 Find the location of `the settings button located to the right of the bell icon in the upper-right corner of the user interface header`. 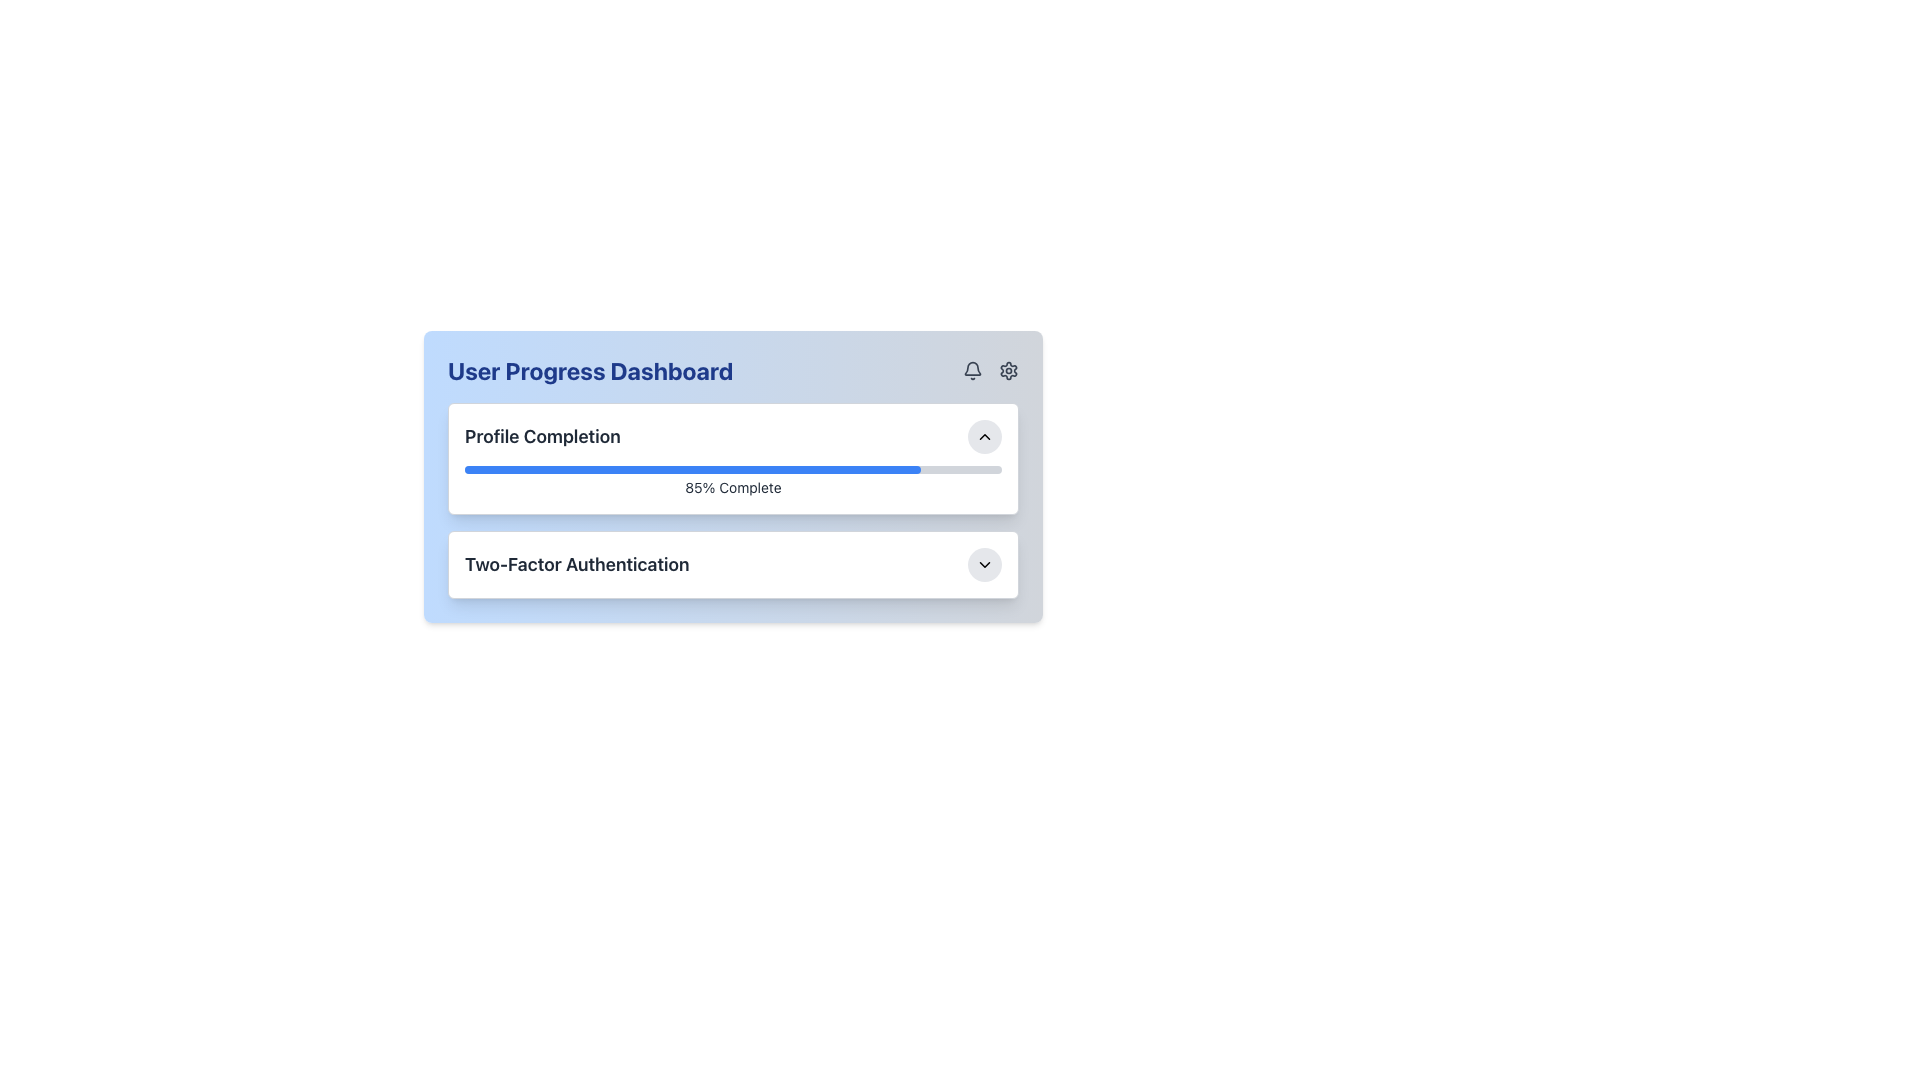

the settings button located to the right of the bell icon in the upper-right corner of the user interface header is located at coordinates (1008, 370).